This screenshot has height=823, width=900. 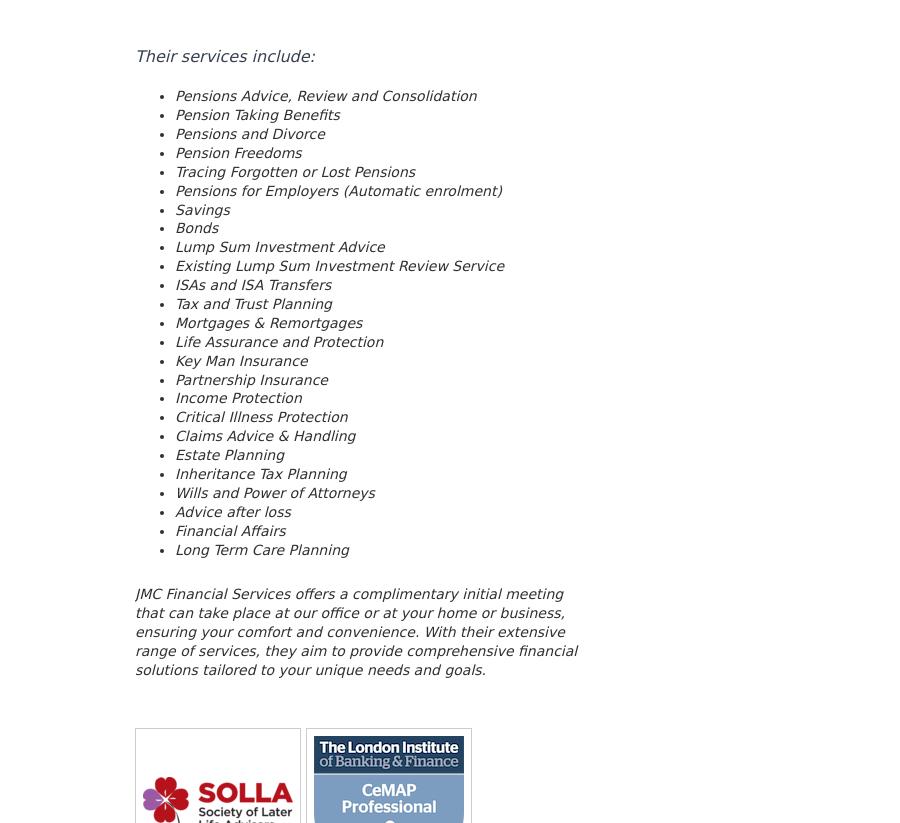 I want to click on 'Their services include:', so click(x=224, y=55).